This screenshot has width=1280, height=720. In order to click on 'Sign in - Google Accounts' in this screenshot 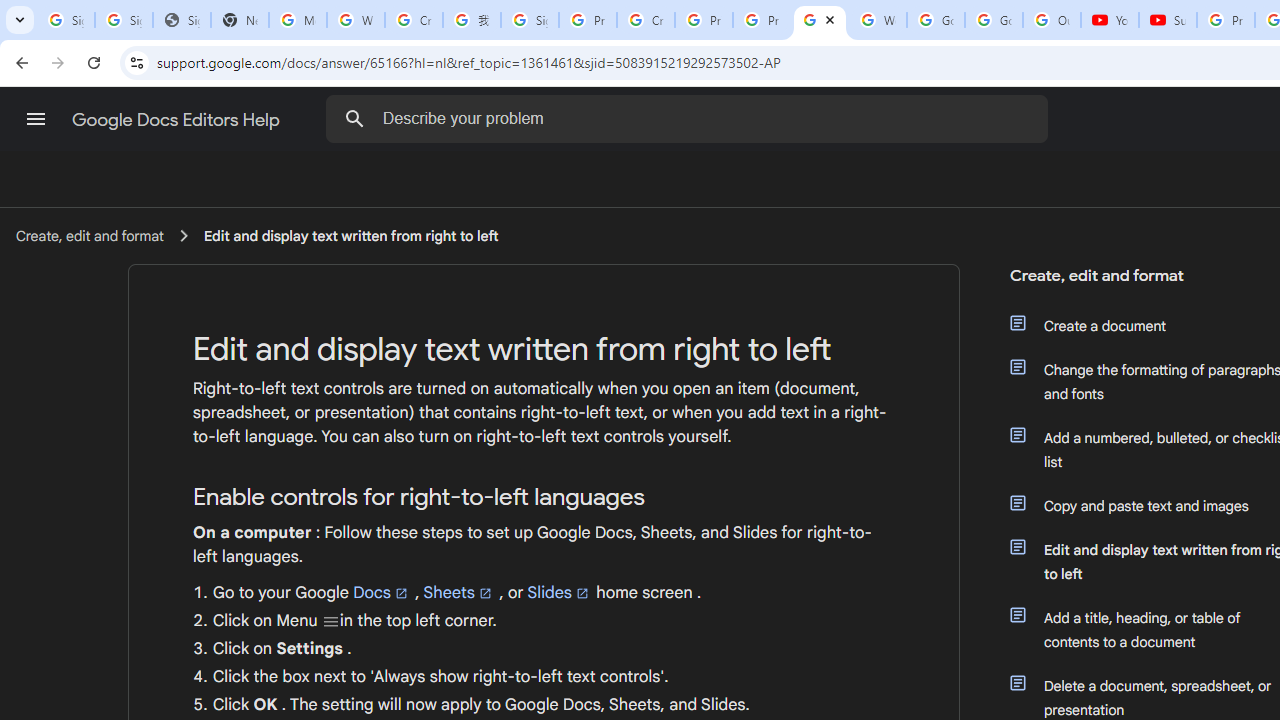, I will do `click(529, 20)`.